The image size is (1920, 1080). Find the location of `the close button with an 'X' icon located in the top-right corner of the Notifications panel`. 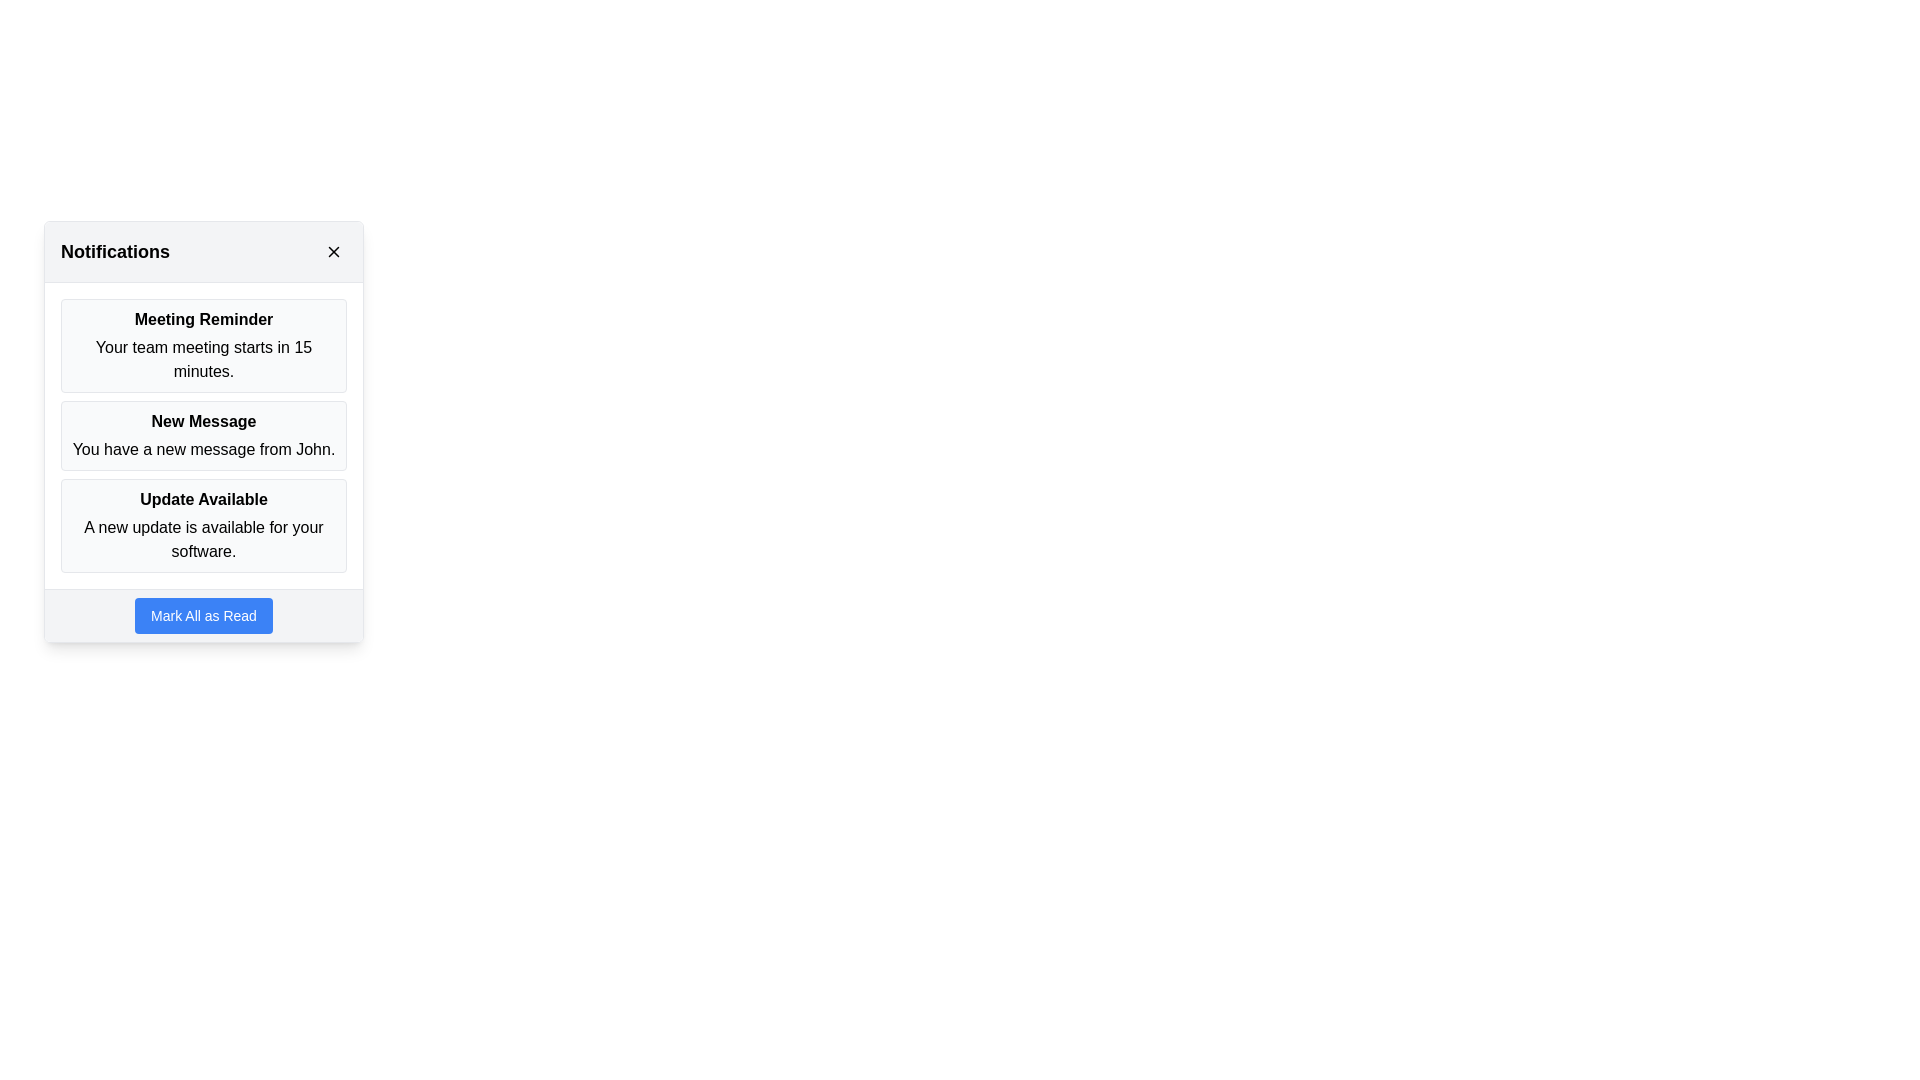

the close button with an 'X' icon located in the top-right corner of the Notifications panel is located at coordinates (334, 250).